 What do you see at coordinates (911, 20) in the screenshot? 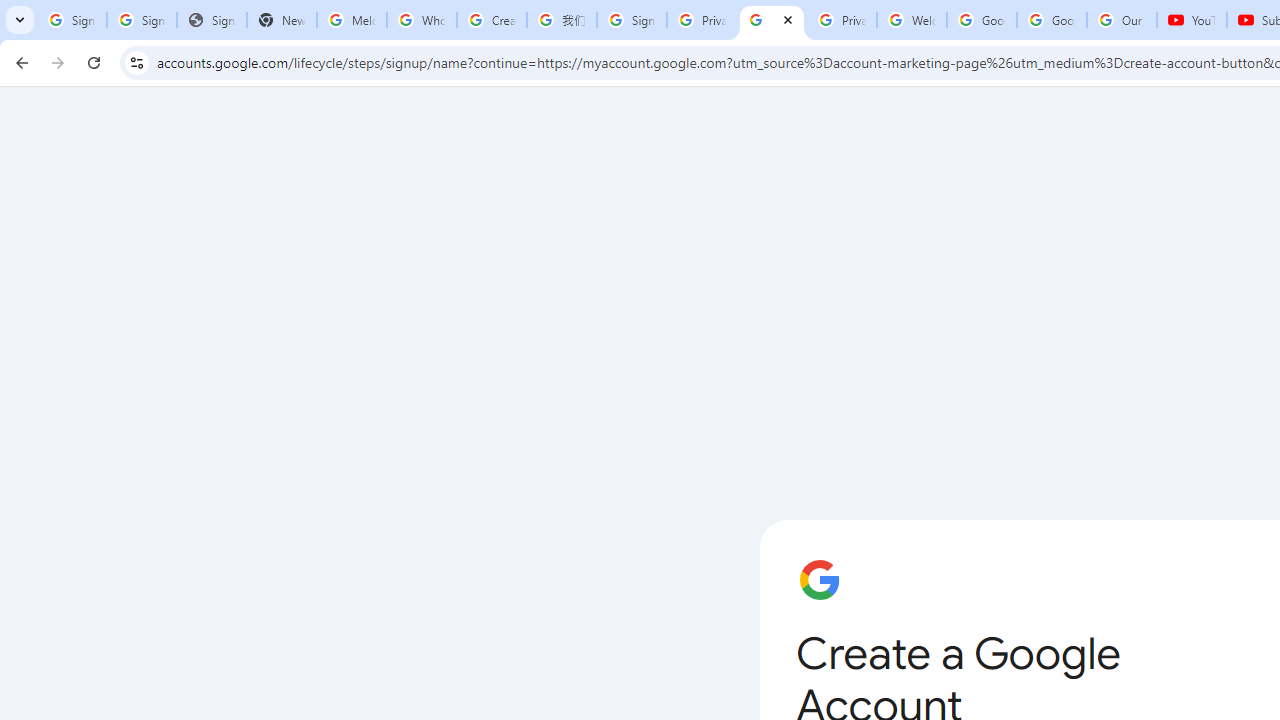
I see `'Welcome to My Activity'` at bounding box center [911, 20].